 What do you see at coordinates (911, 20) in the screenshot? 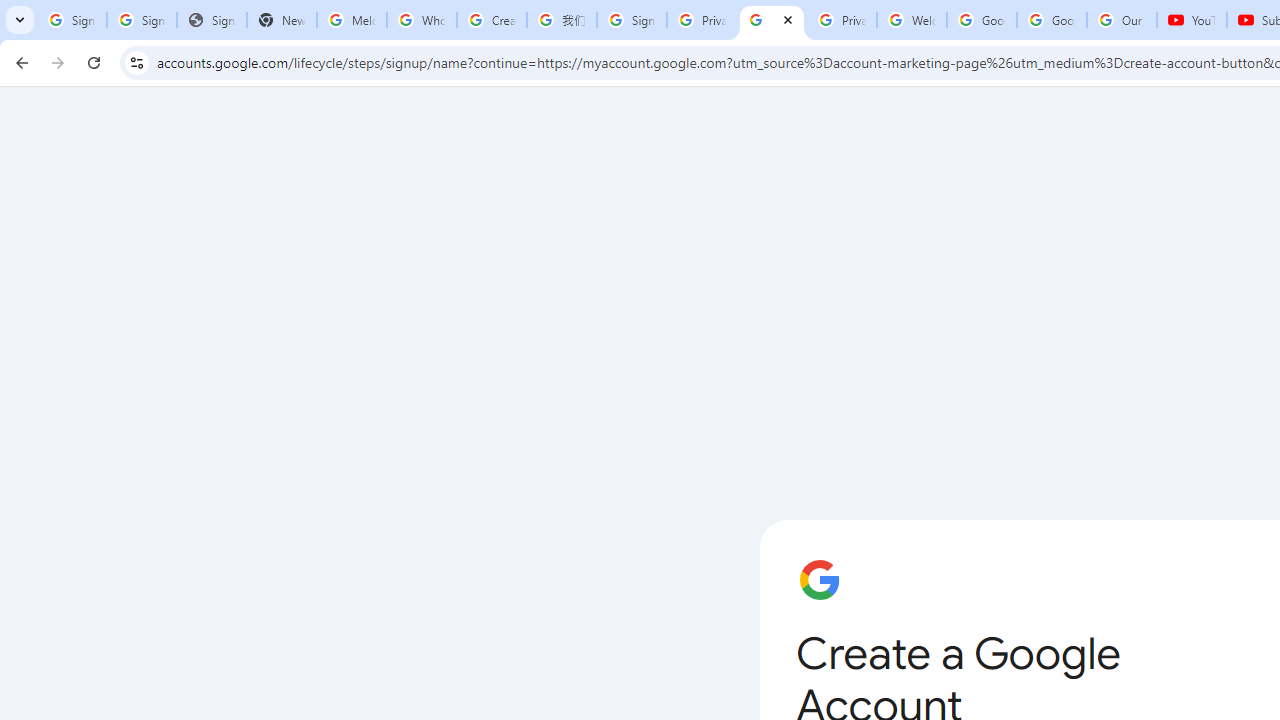
I see `'Welcome to My Activity'` at bounding box center [911, 20].